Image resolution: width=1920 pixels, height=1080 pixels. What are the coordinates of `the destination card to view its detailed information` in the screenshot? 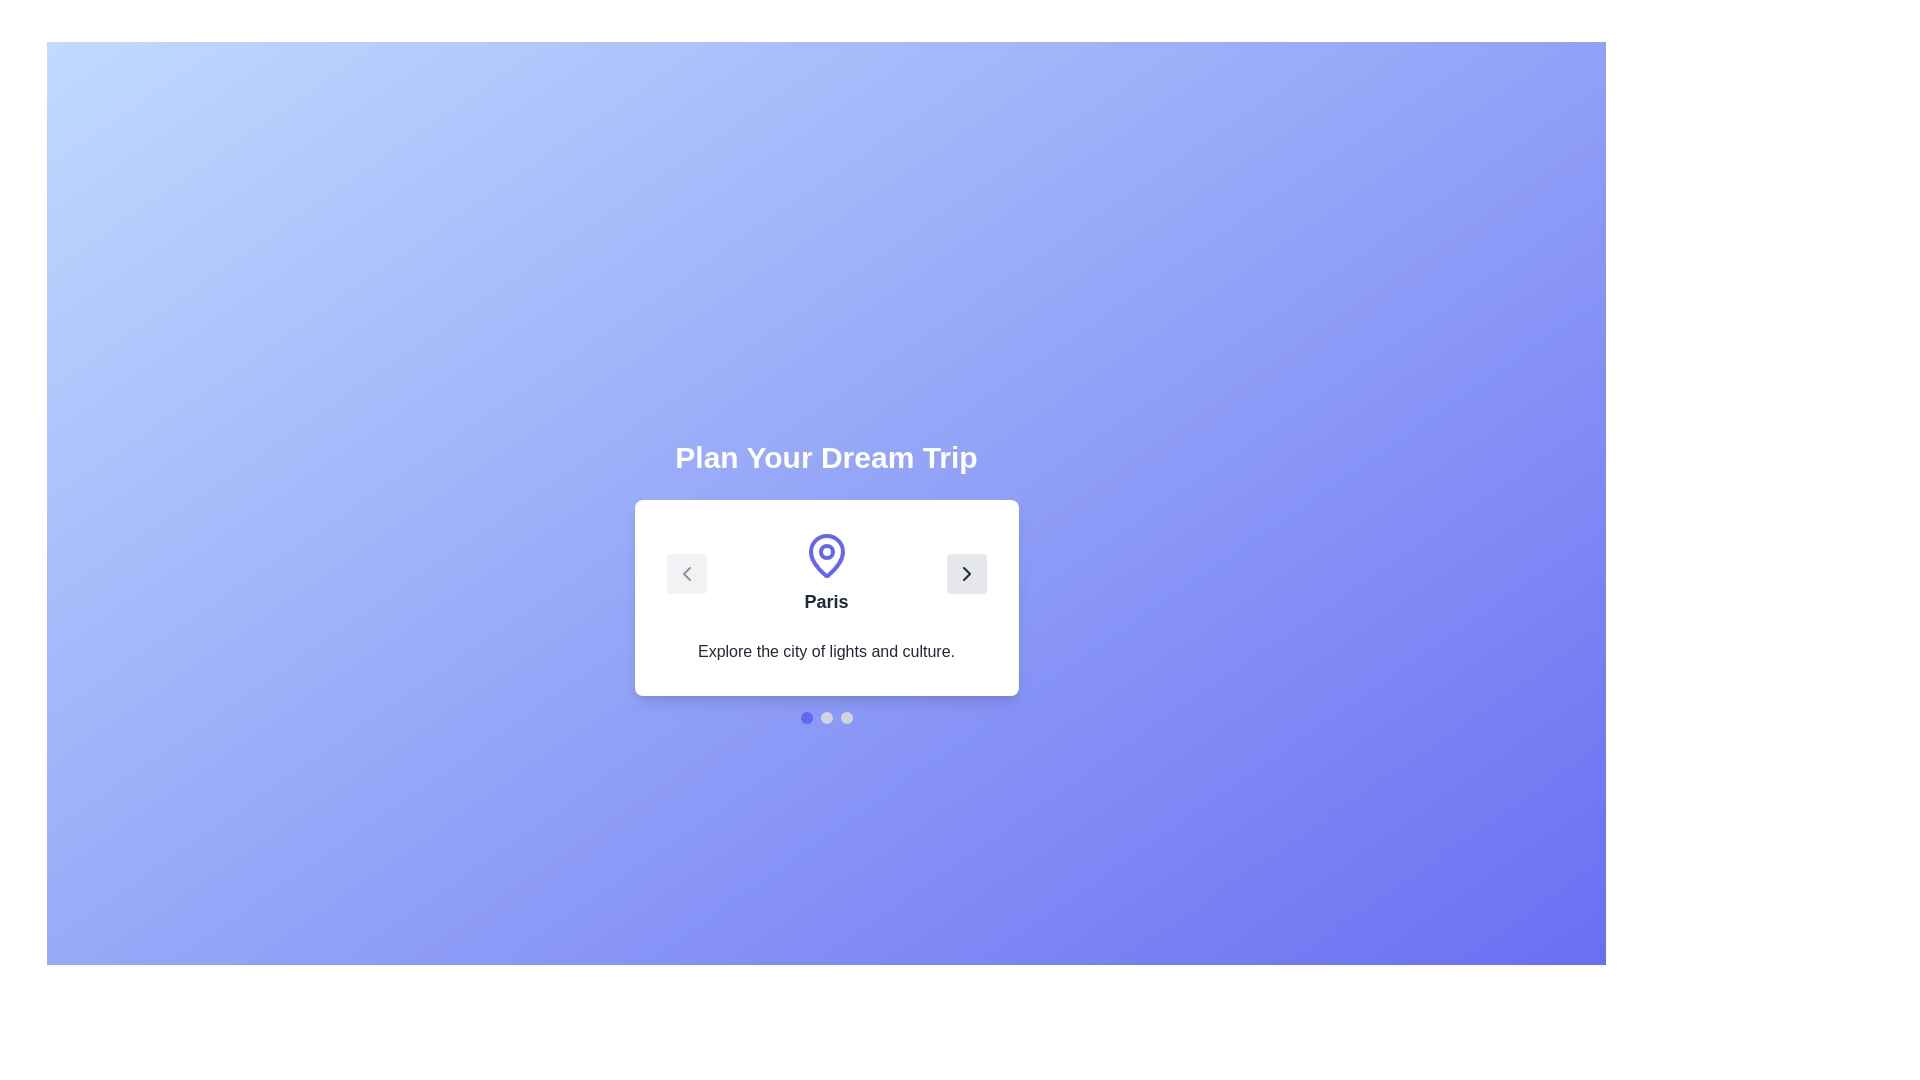 It's located at (826, 596).